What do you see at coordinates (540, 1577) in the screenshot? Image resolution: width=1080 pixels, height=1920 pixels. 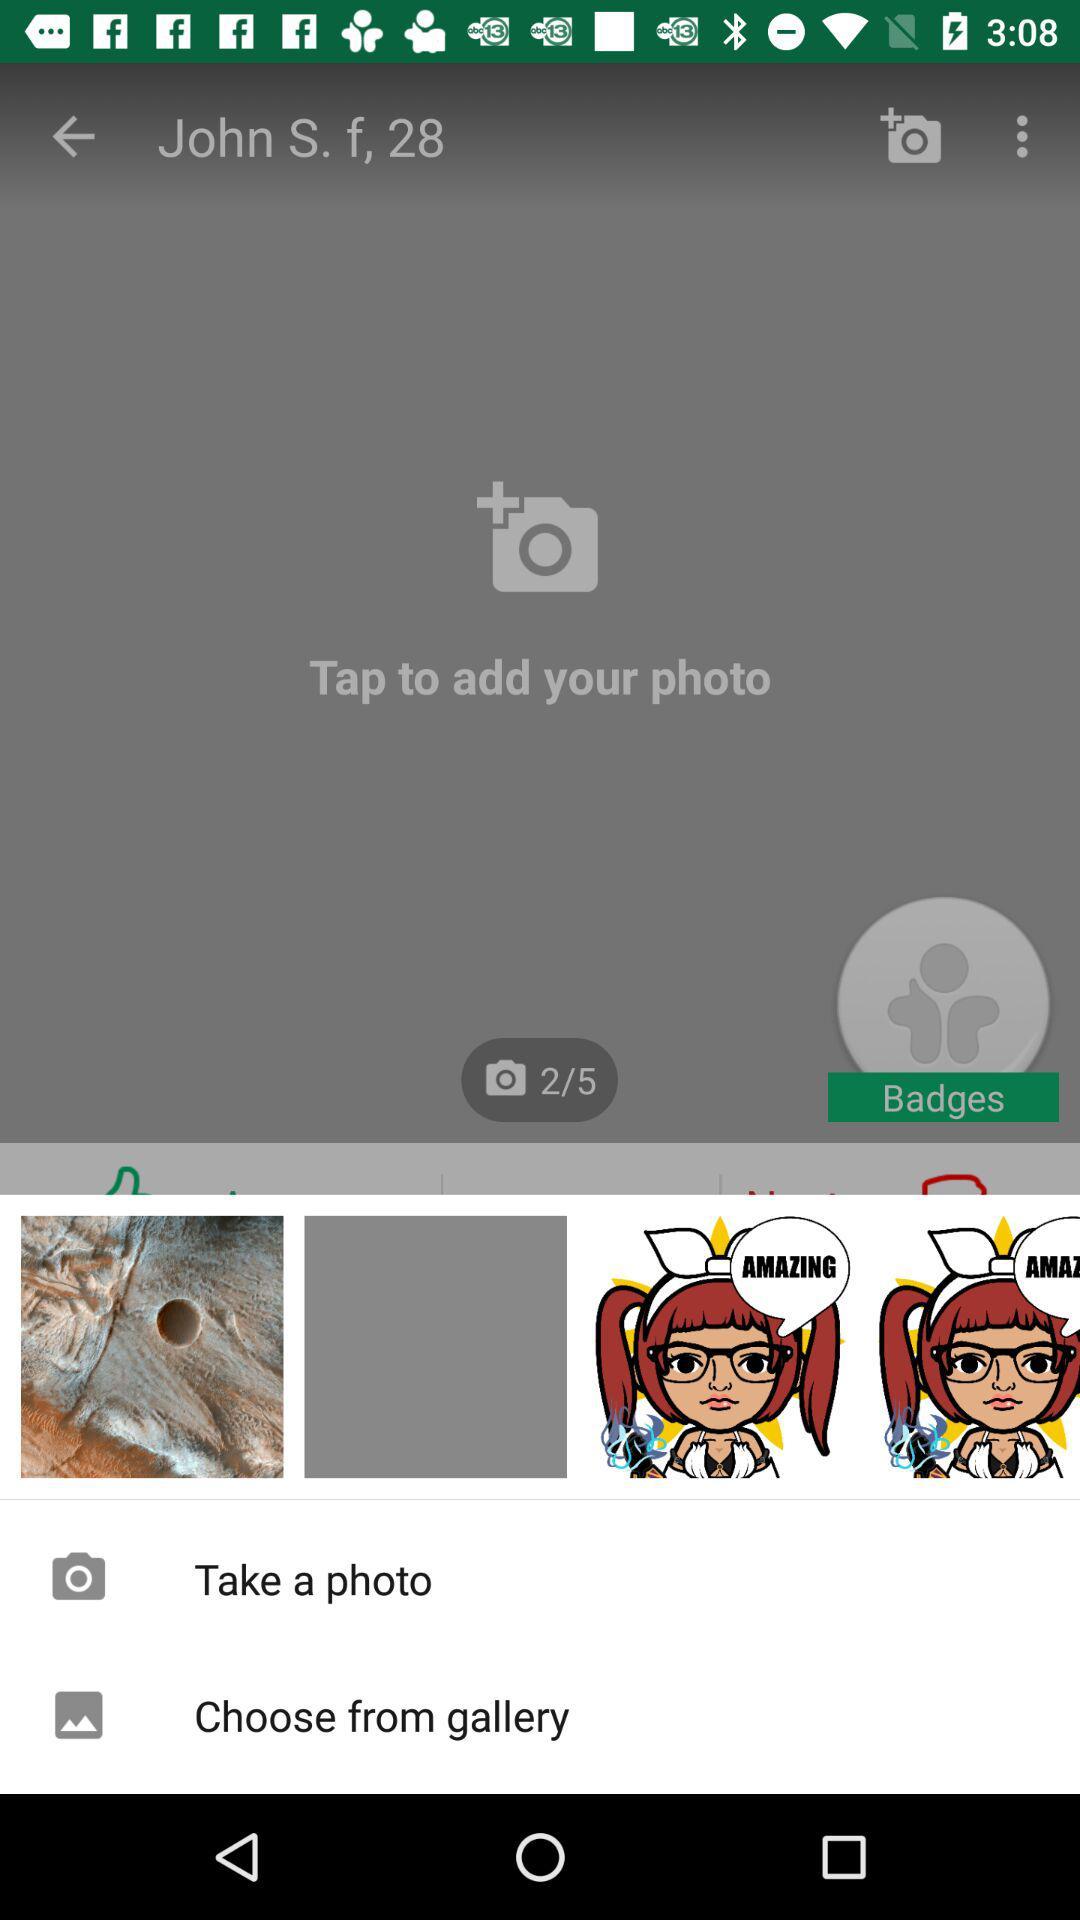 I see `take a photo item` at bounding box center [540, 1577].